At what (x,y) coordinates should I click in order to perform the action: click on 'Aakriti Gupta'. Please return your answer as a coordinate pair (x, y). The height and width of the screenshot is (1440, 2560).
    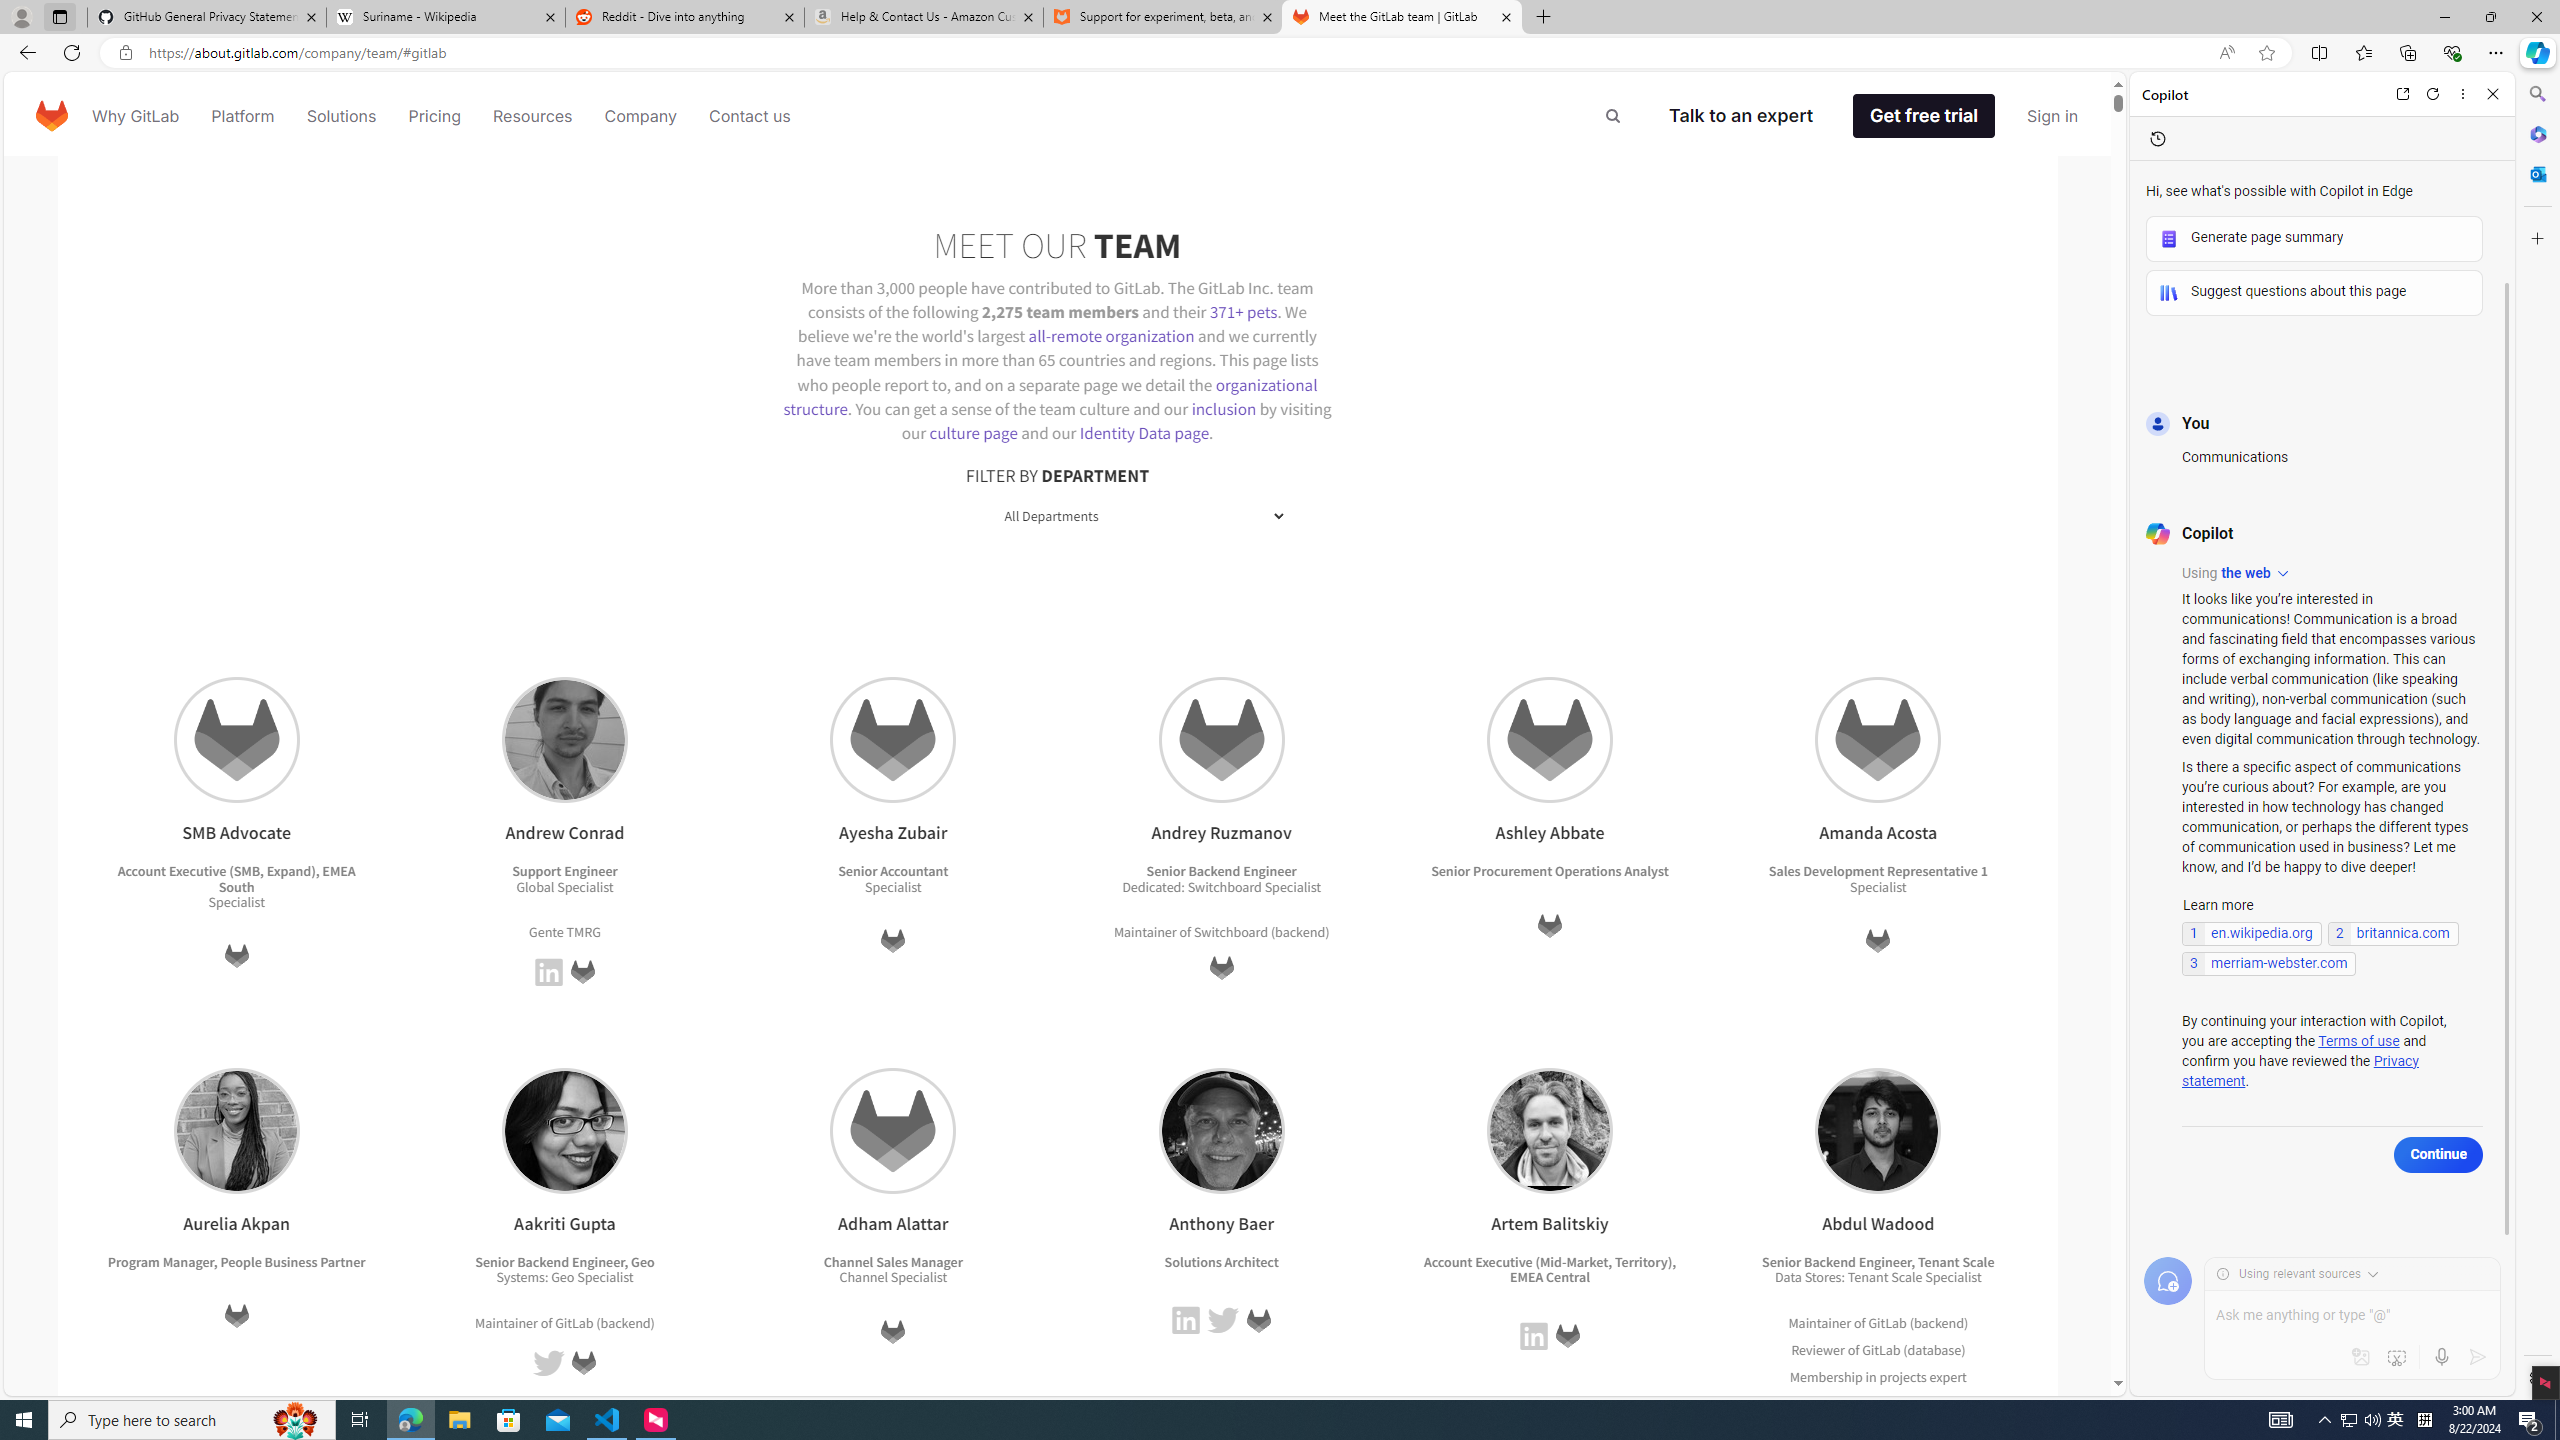
    Looking at the image, I should click on (563, 1129).